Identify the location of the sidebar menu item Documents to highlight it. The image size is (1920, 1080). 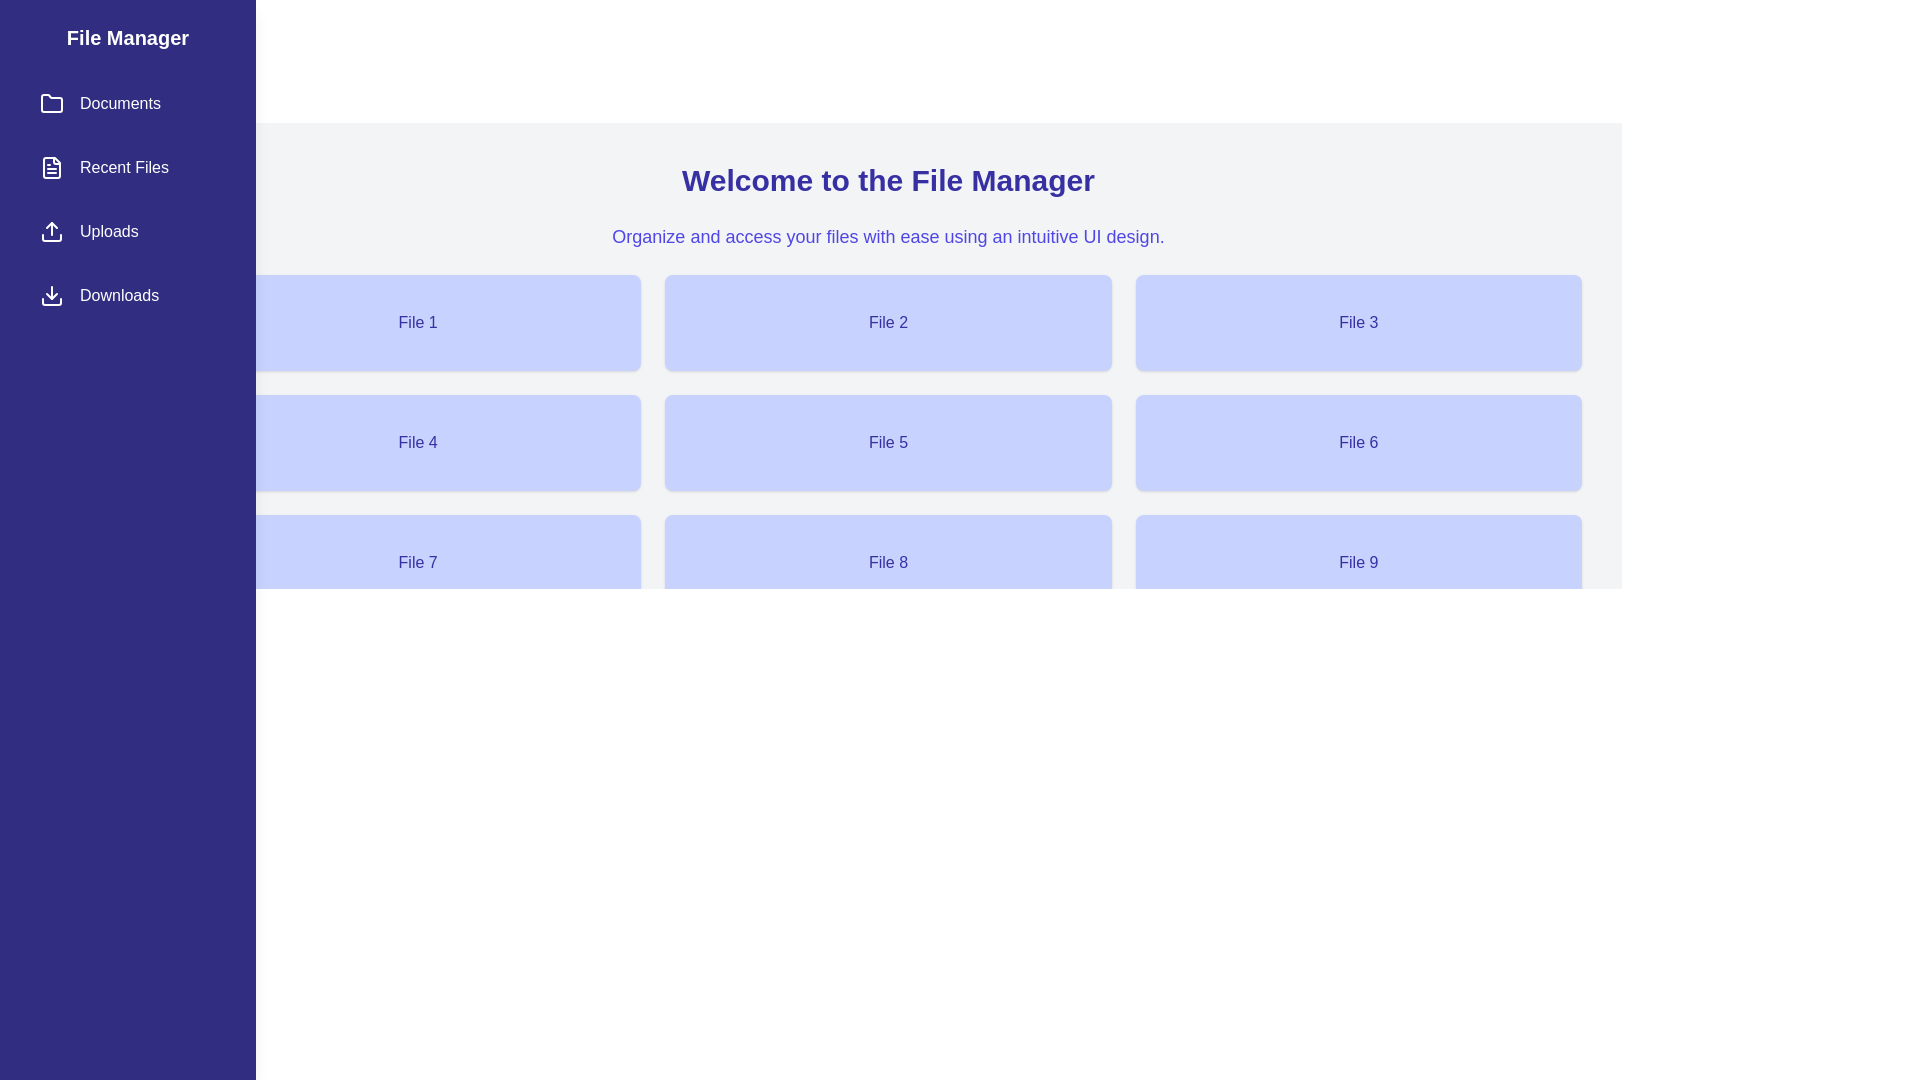
(127, 104).